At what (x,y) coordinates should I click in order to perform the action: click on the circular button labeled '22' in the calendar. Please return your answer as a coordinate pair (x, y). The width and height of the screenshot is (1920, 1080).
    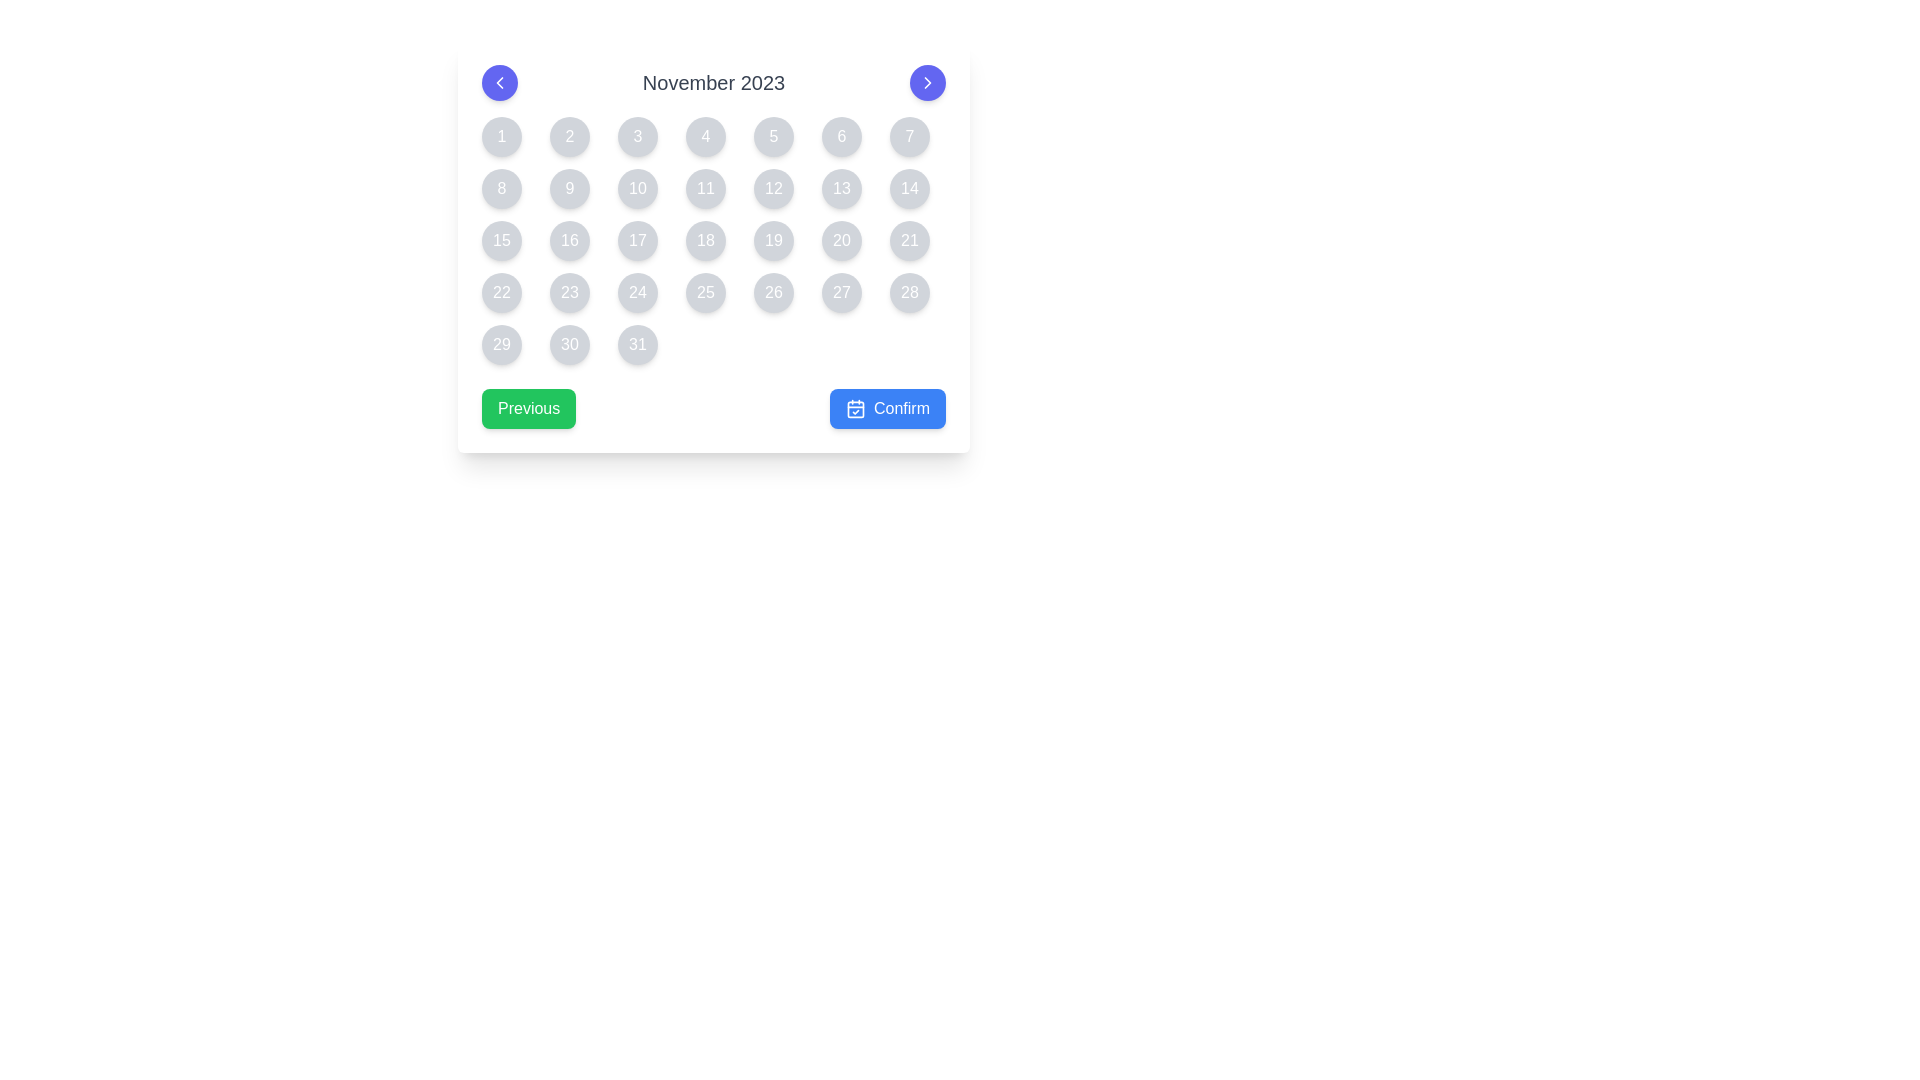
    Looking at the image, I should click on (502, 293).